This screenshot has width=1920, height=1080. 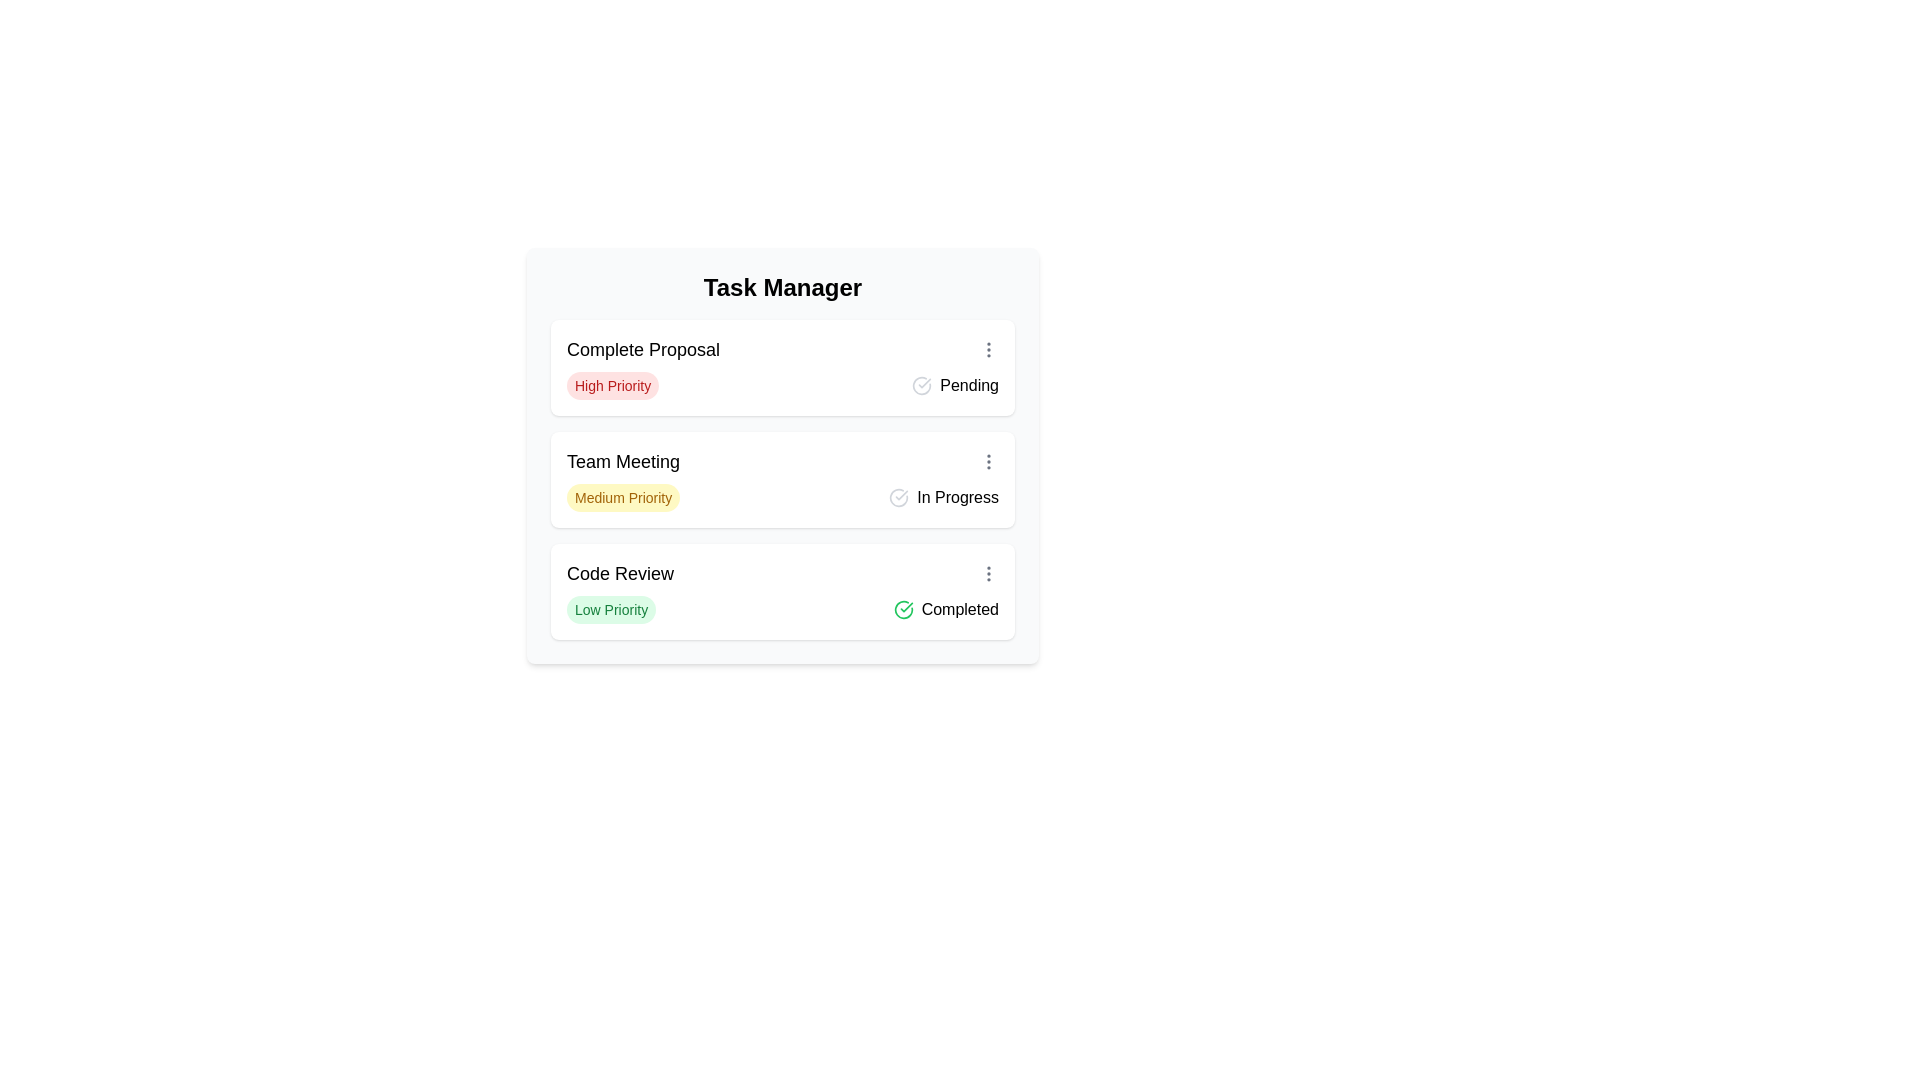 I want to click on status text from the Status Indicator indicating 'Pending' for the task 'Complete Proposal' located to the right of 'High Priority', so click(x=954, y=385).